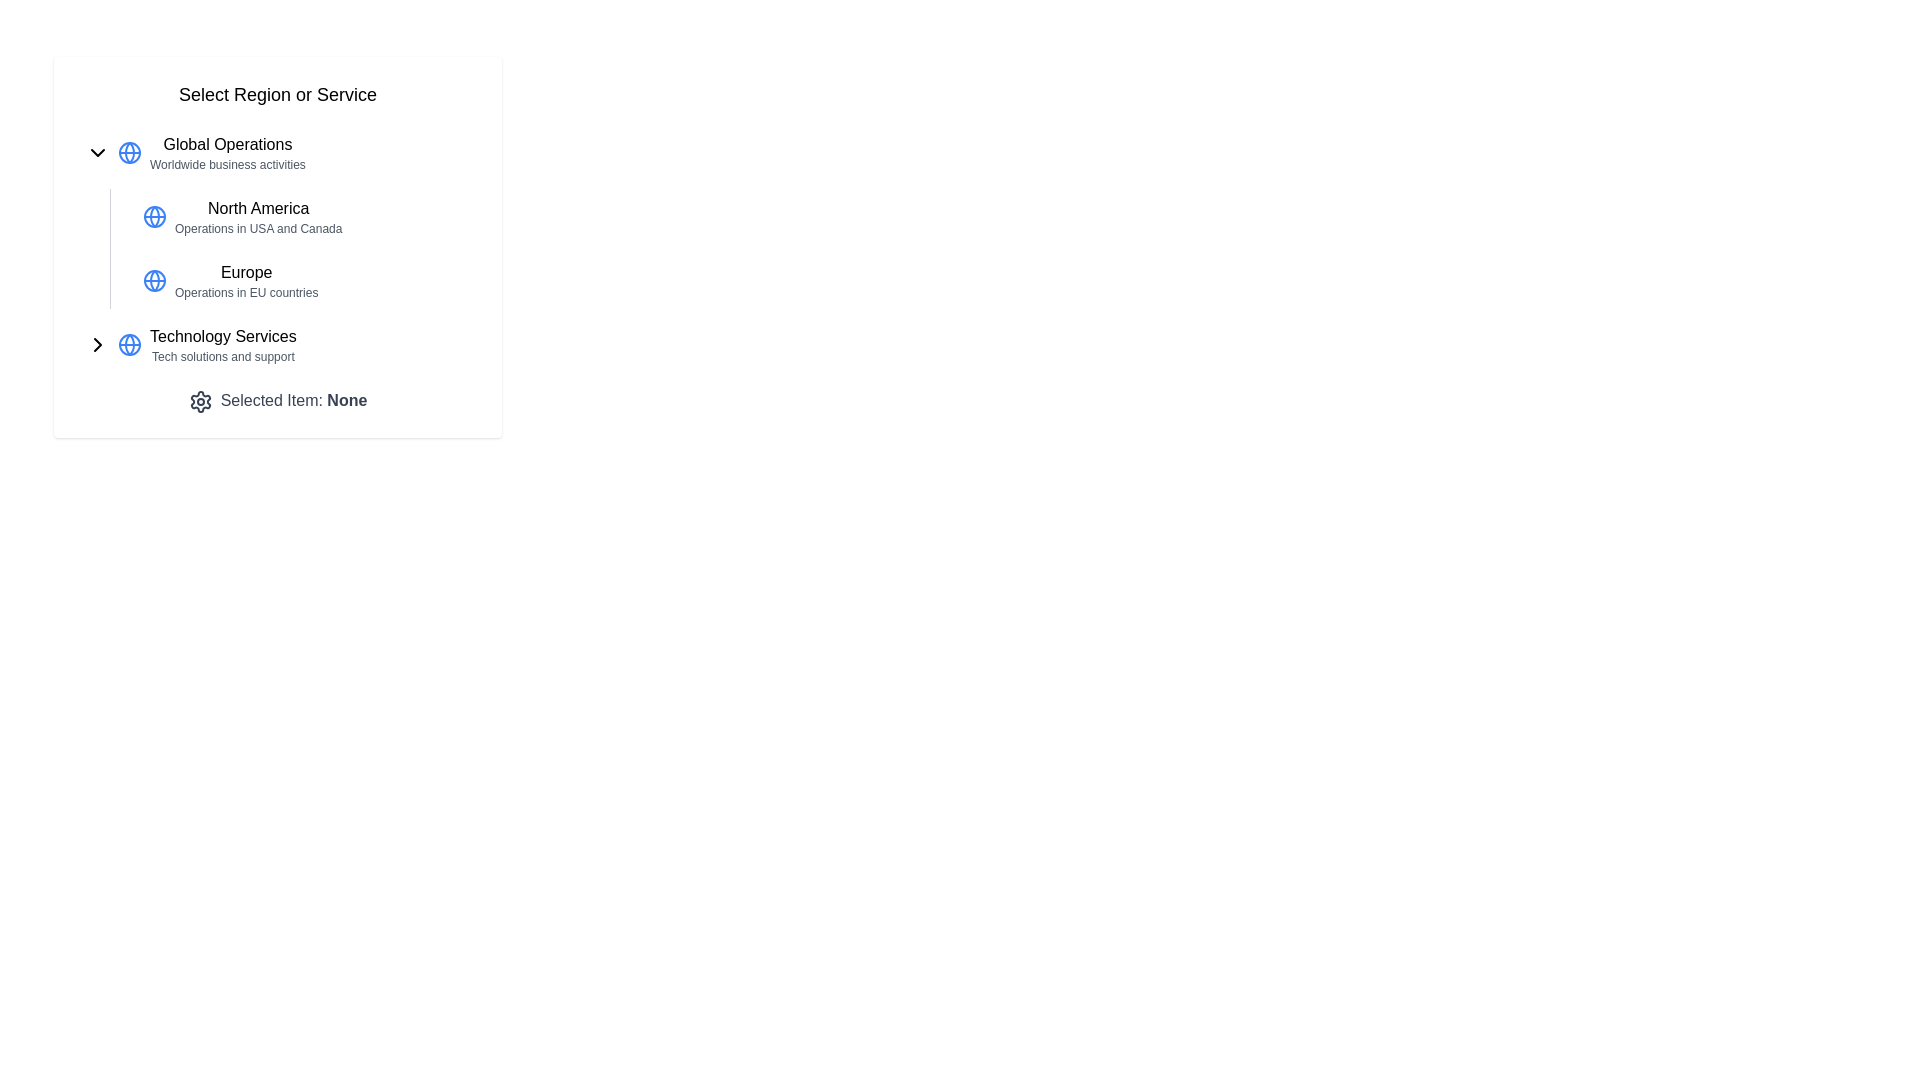 This screenshot has width=1920, height=1080. I want to click on the Text Label representing a selectable category under the 'Global Operations' section in the side menu, positioned above the description 'Tech solutions and support', so click(223, 335).